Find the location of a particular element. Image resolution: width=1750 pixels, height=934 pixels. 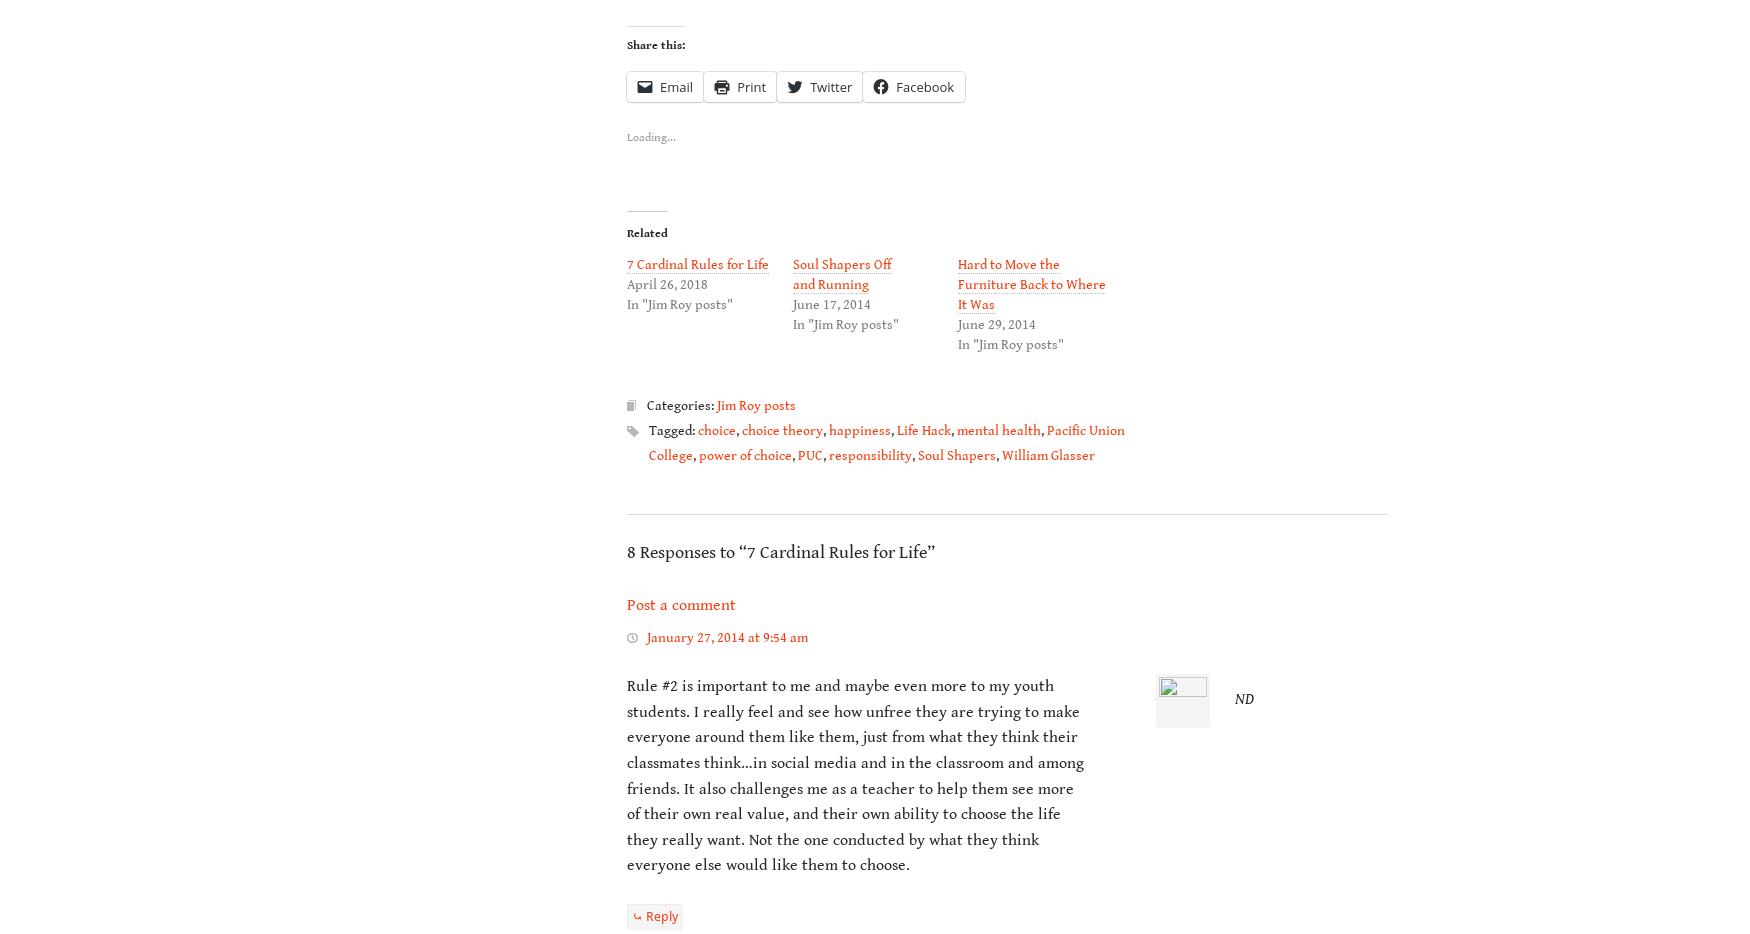

'Reply' is located at coordinates (661, 915).